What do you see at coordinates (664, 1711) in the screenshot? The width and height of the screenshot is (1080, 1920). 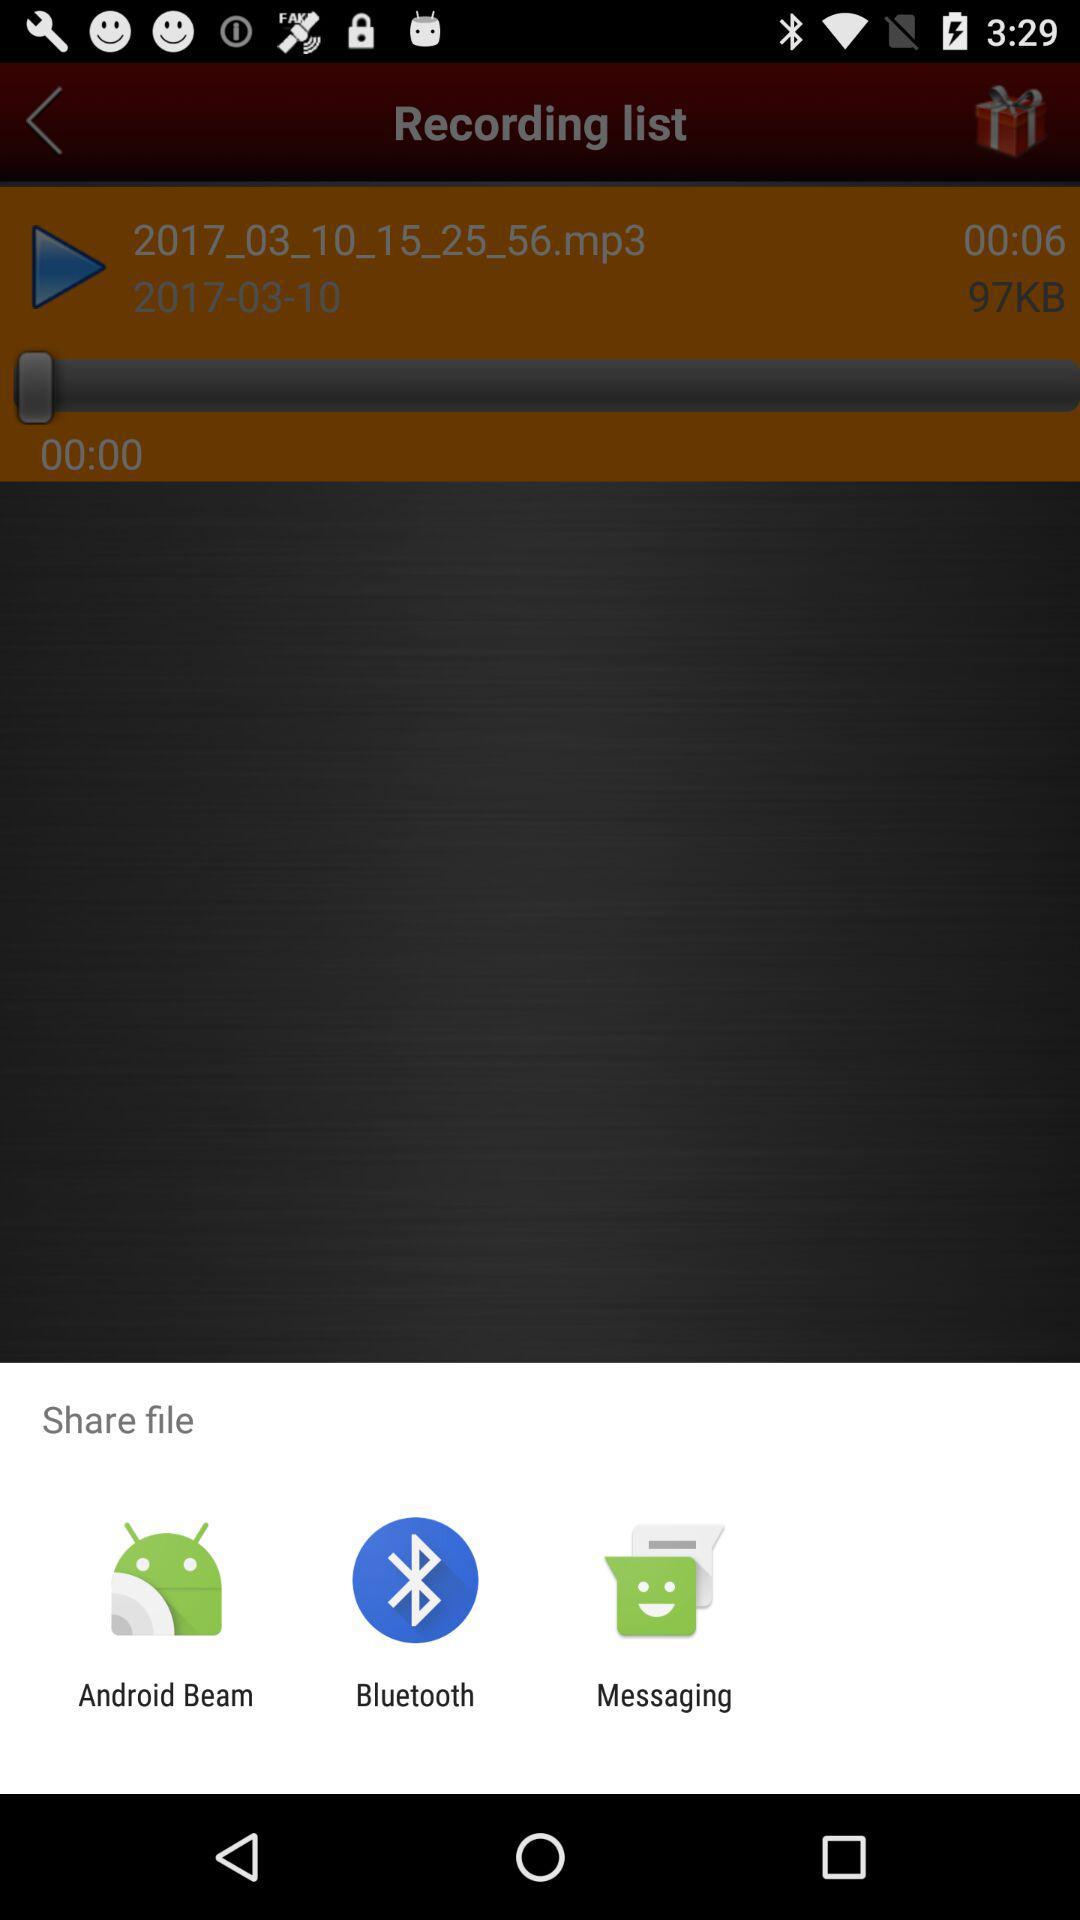 I see `app to the right of bluetooth` at bounding box center [664, 1711].